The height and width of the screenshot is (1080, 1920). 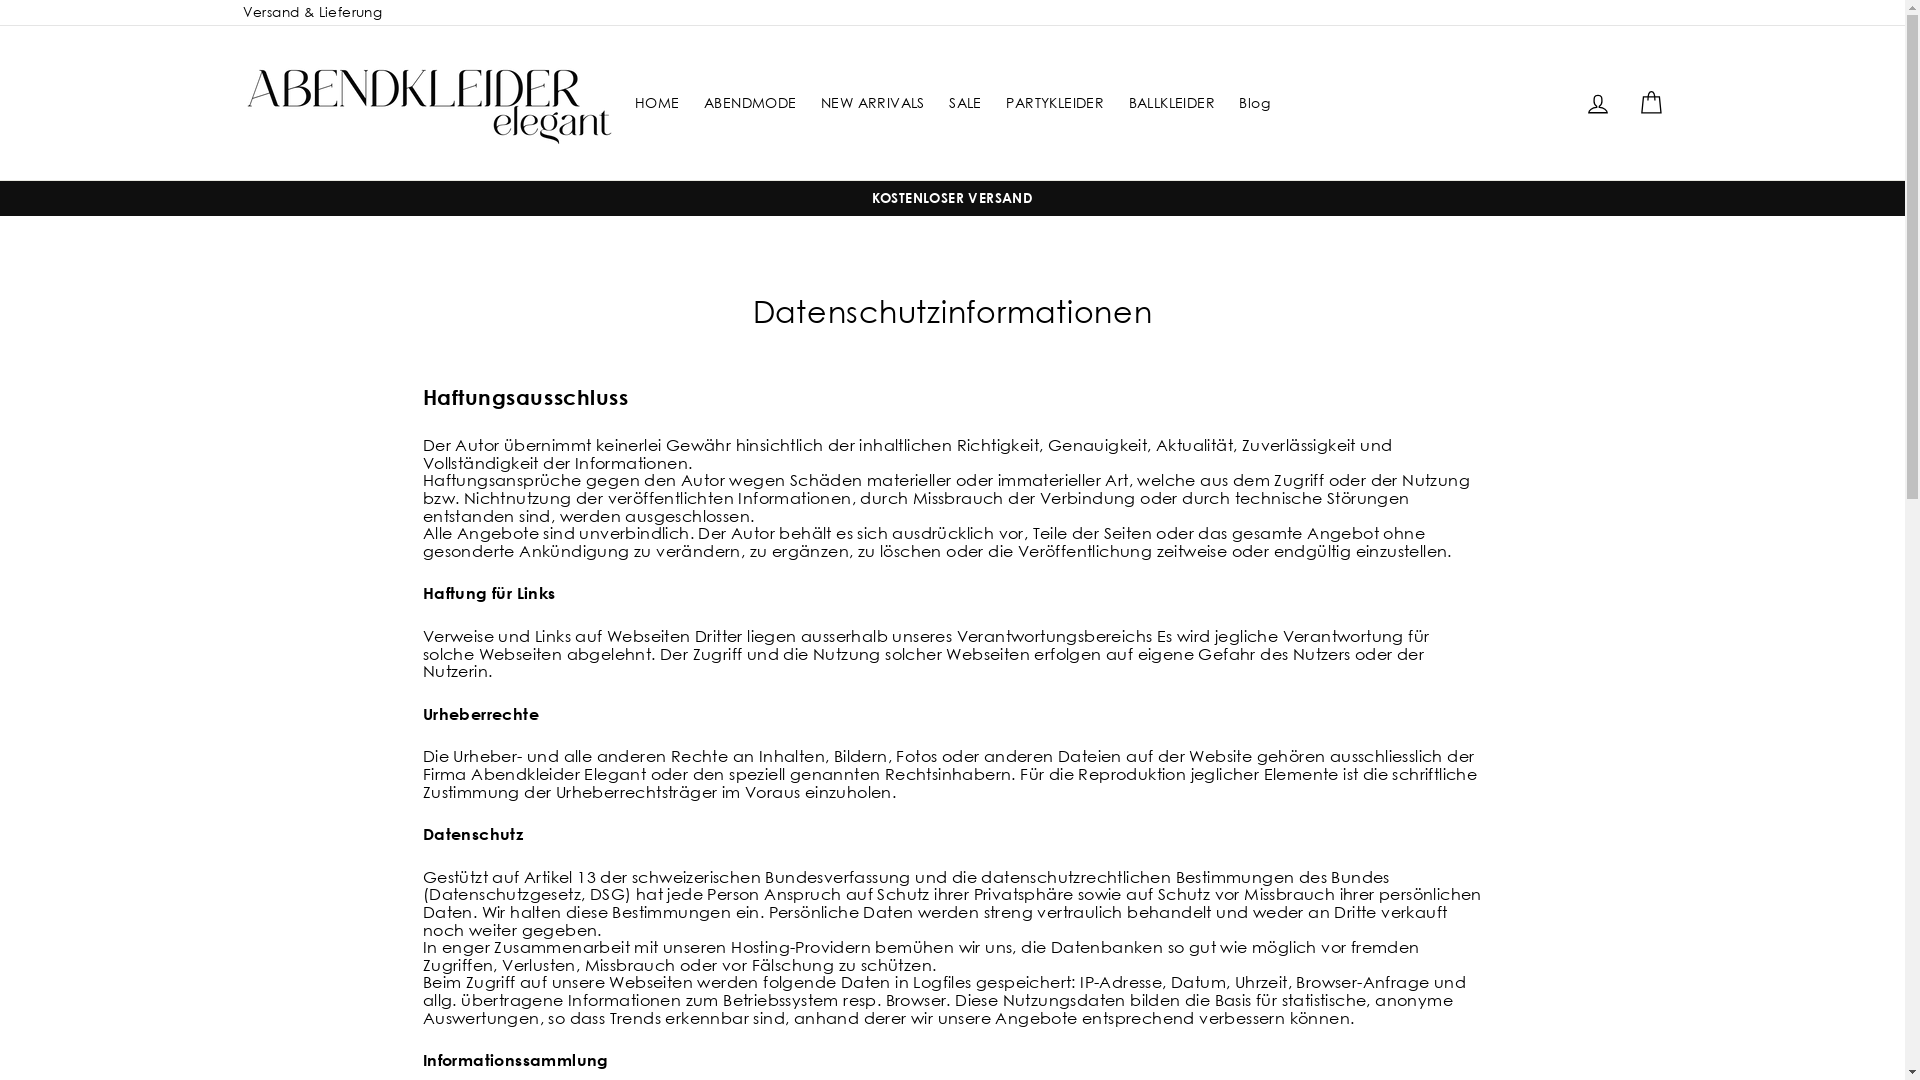 I want to click on 'Einloggen', so click(x=1597, y=102).